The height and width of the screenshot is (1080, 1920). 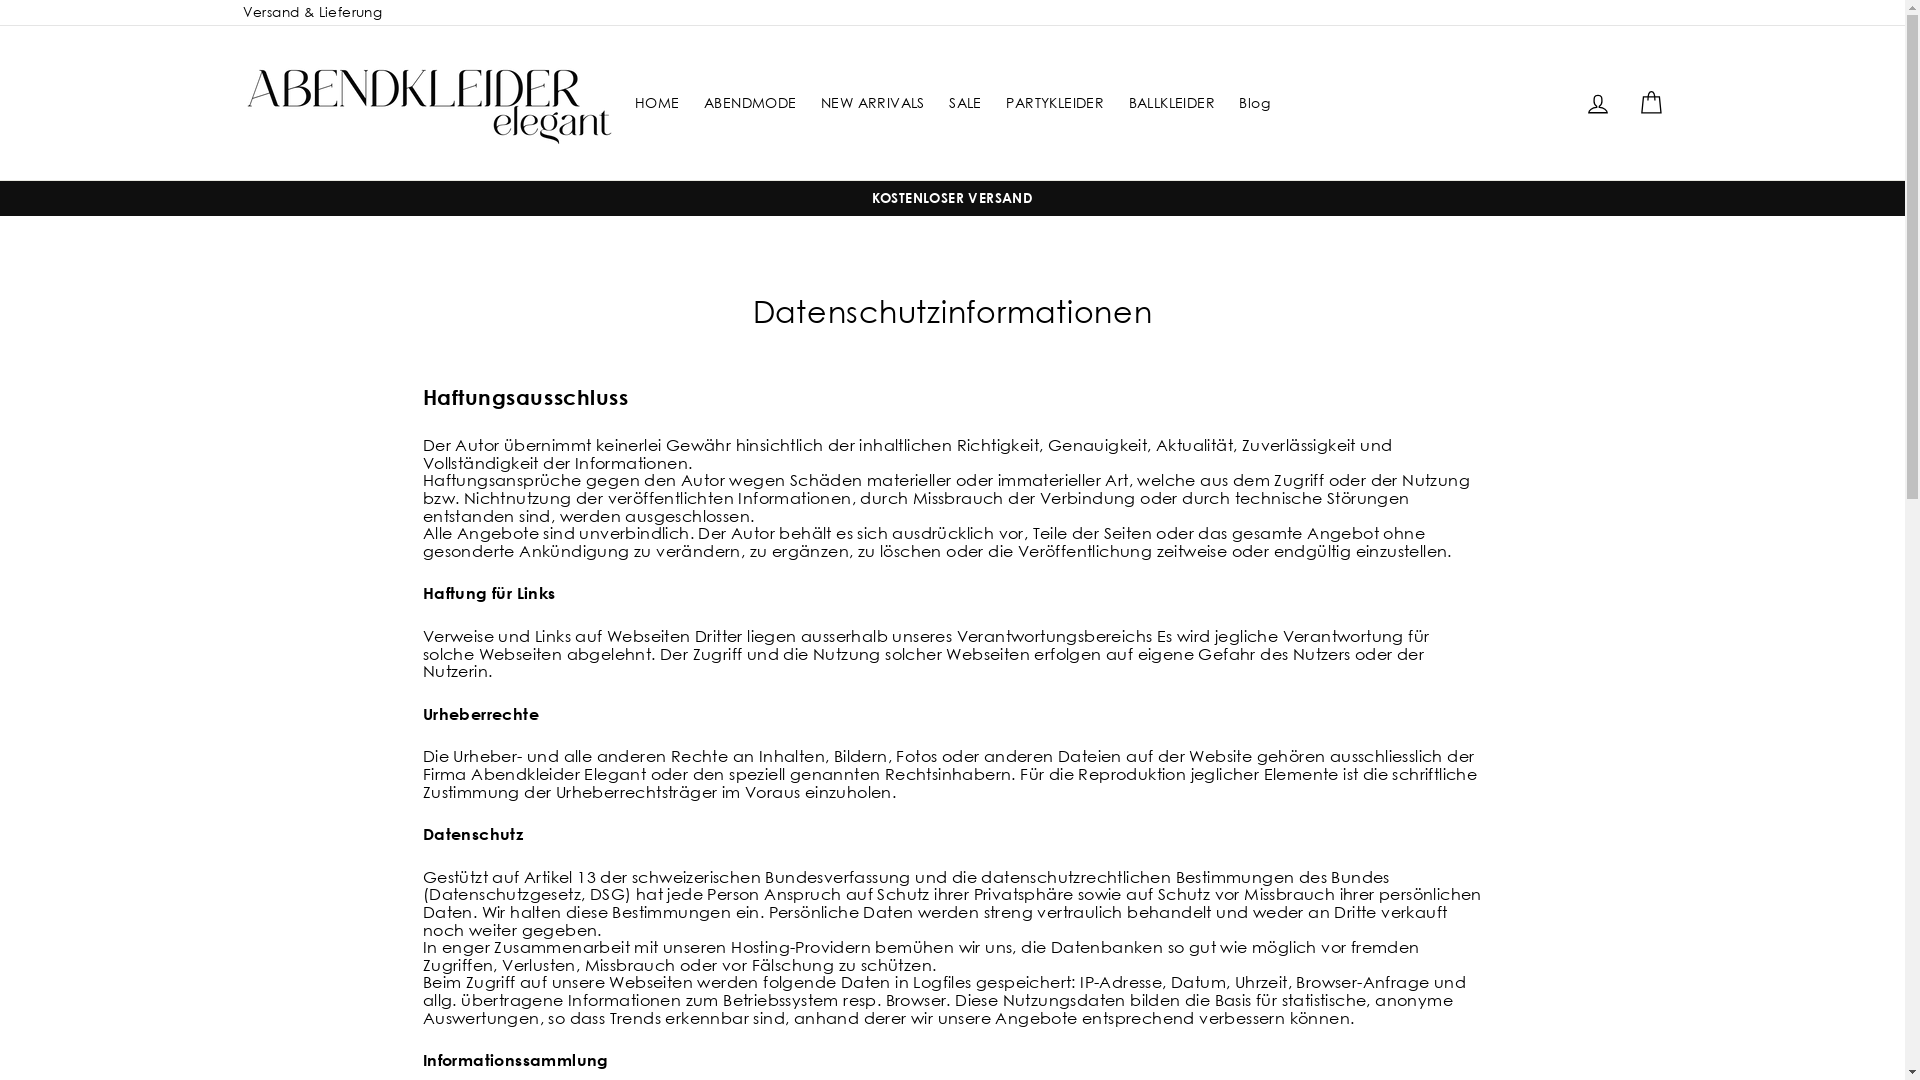 I want to click on 'Einloggen', so click(x=1597, y=102).